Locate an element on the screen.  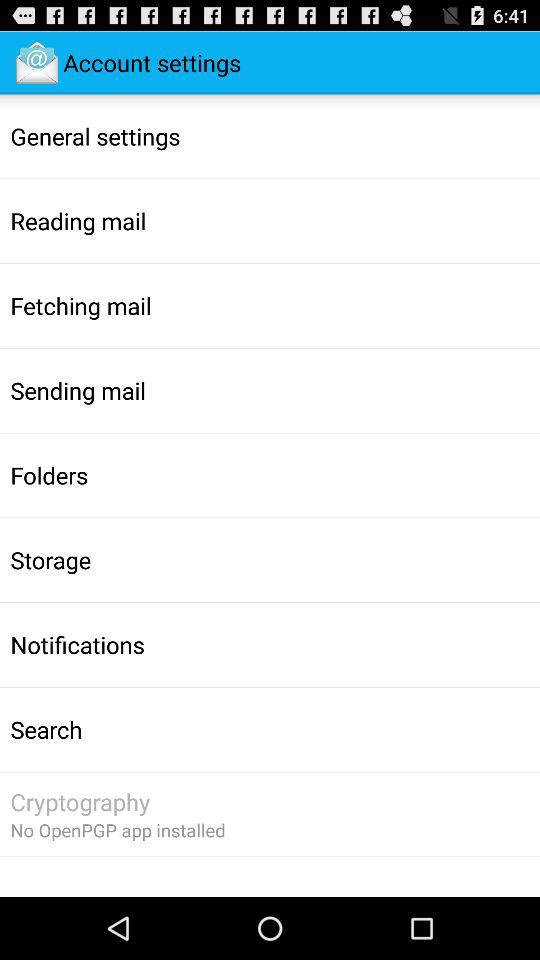
app above the cryptography icon is located at coordinates (46, 728).